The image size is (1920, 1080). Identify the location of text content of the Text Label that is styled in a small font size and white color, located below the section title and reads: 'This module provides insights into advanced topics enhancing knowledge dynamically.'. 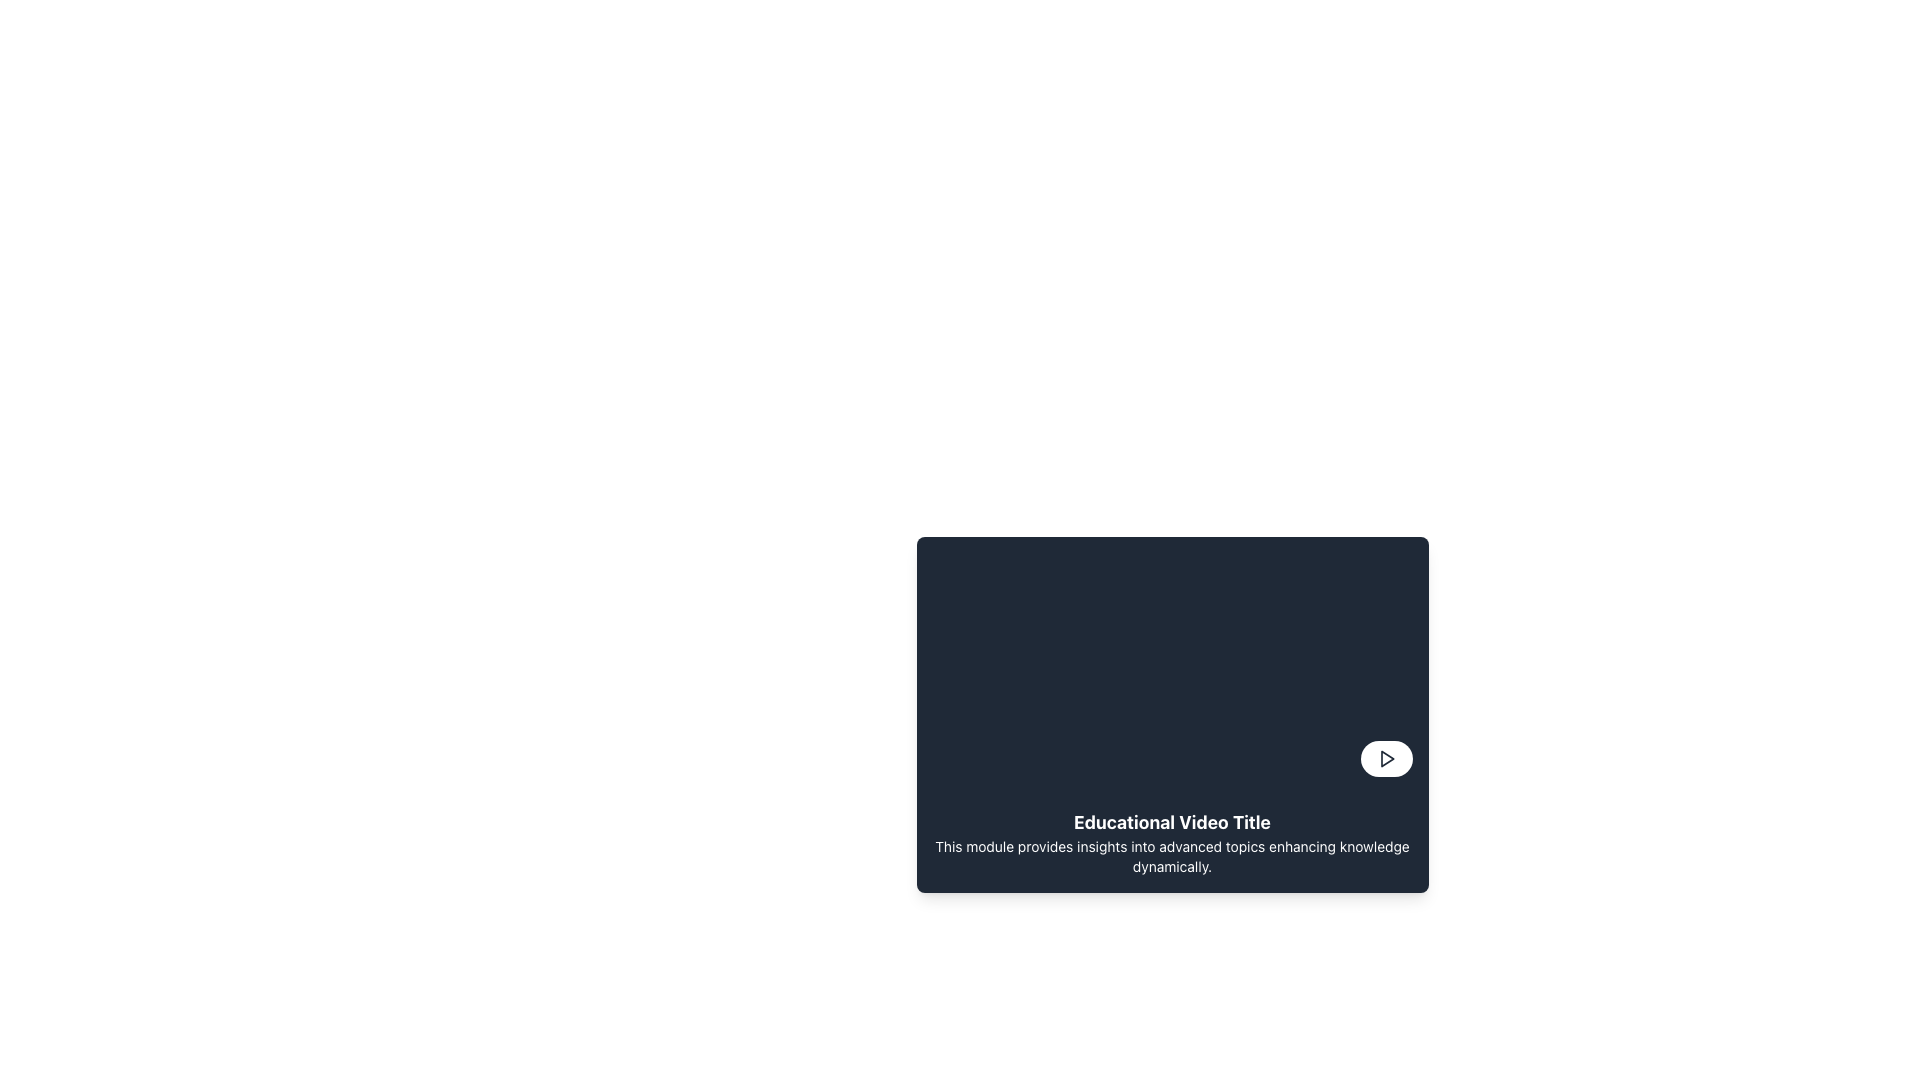
(1172, 855).